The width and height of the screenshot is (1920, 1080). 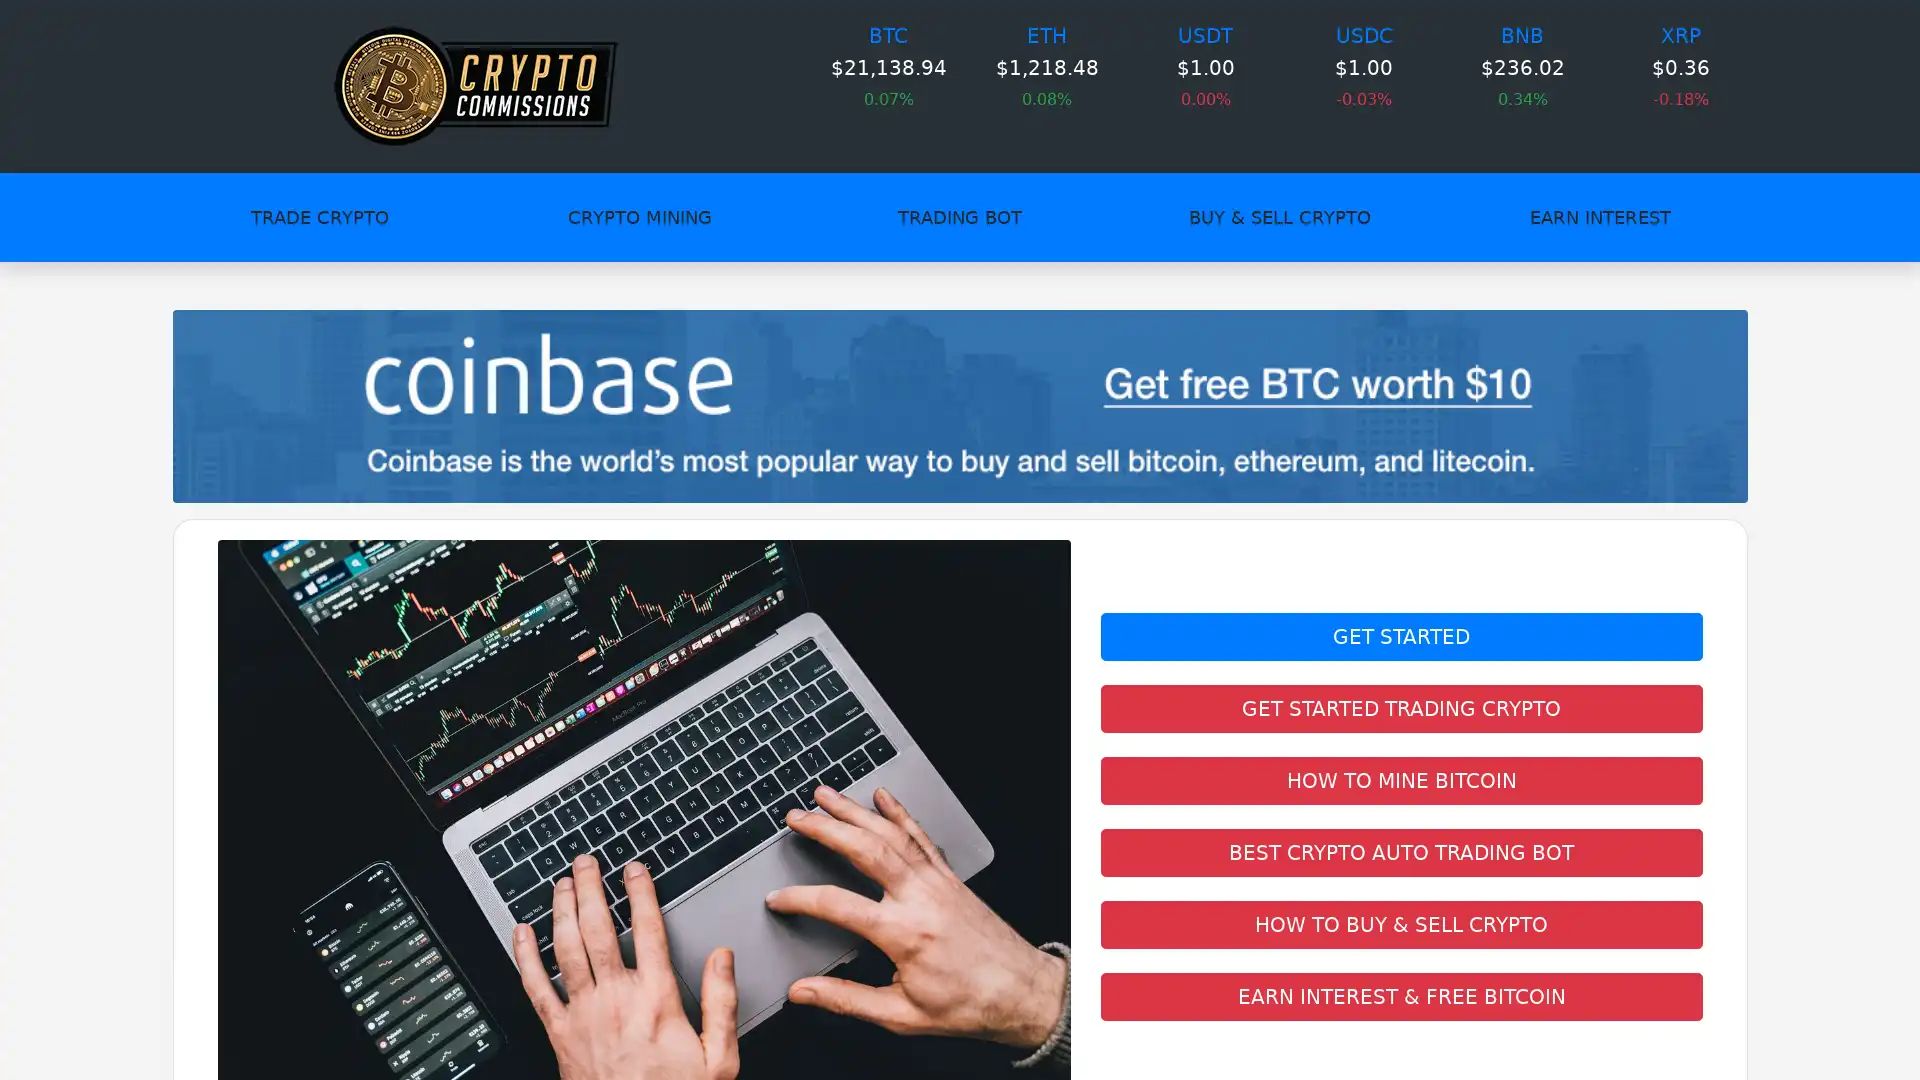 I want to click on GET STARTED, so click(x=1400, y=636).